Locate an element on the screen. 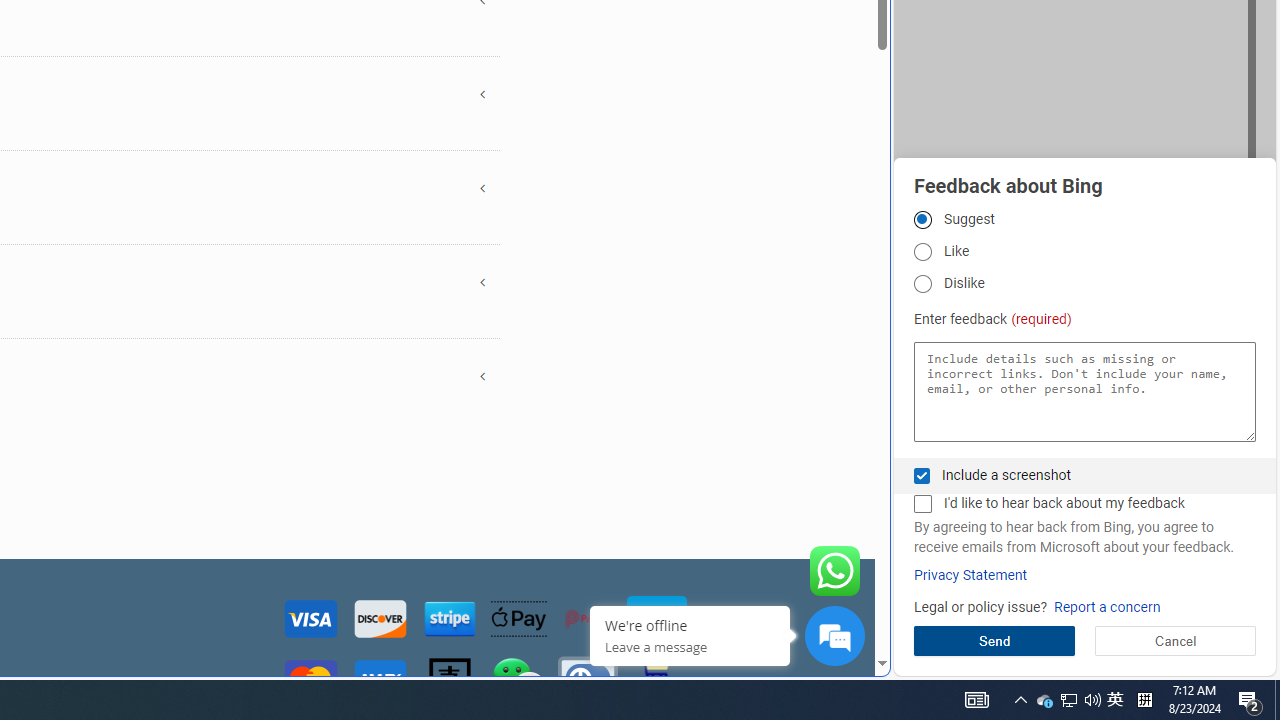 This screenshot has width=1280, height=720. 'Cancel' is located at coordinates (1175, 640).